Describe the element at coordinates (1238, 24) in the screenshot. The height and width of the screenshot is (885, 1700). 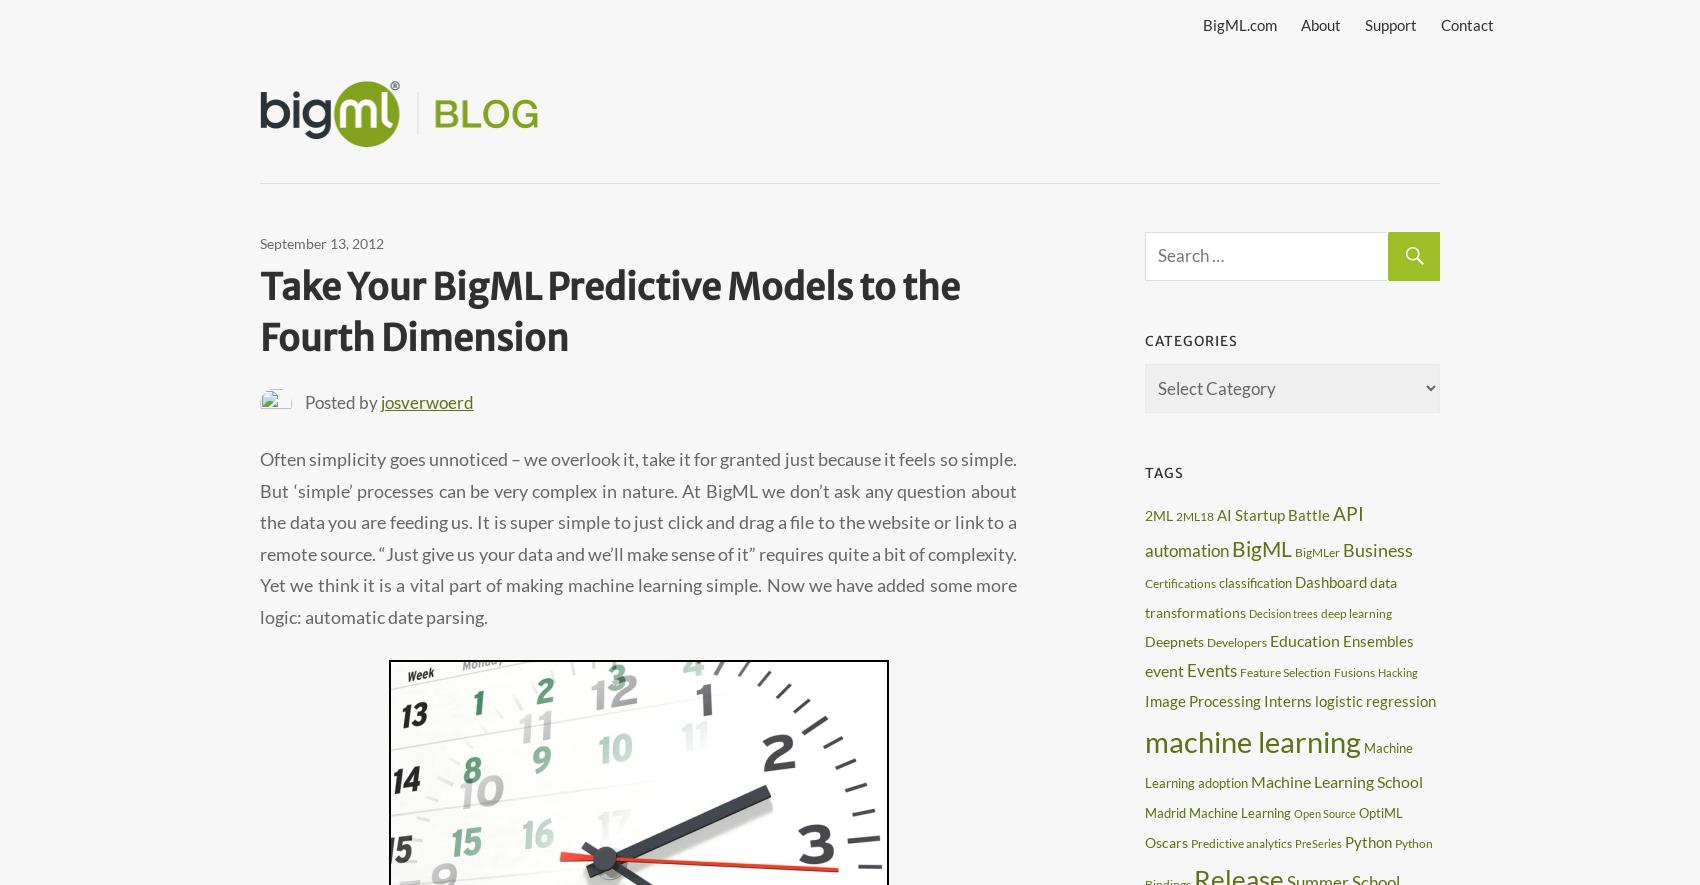
I see `'BigML.com'` at that location.